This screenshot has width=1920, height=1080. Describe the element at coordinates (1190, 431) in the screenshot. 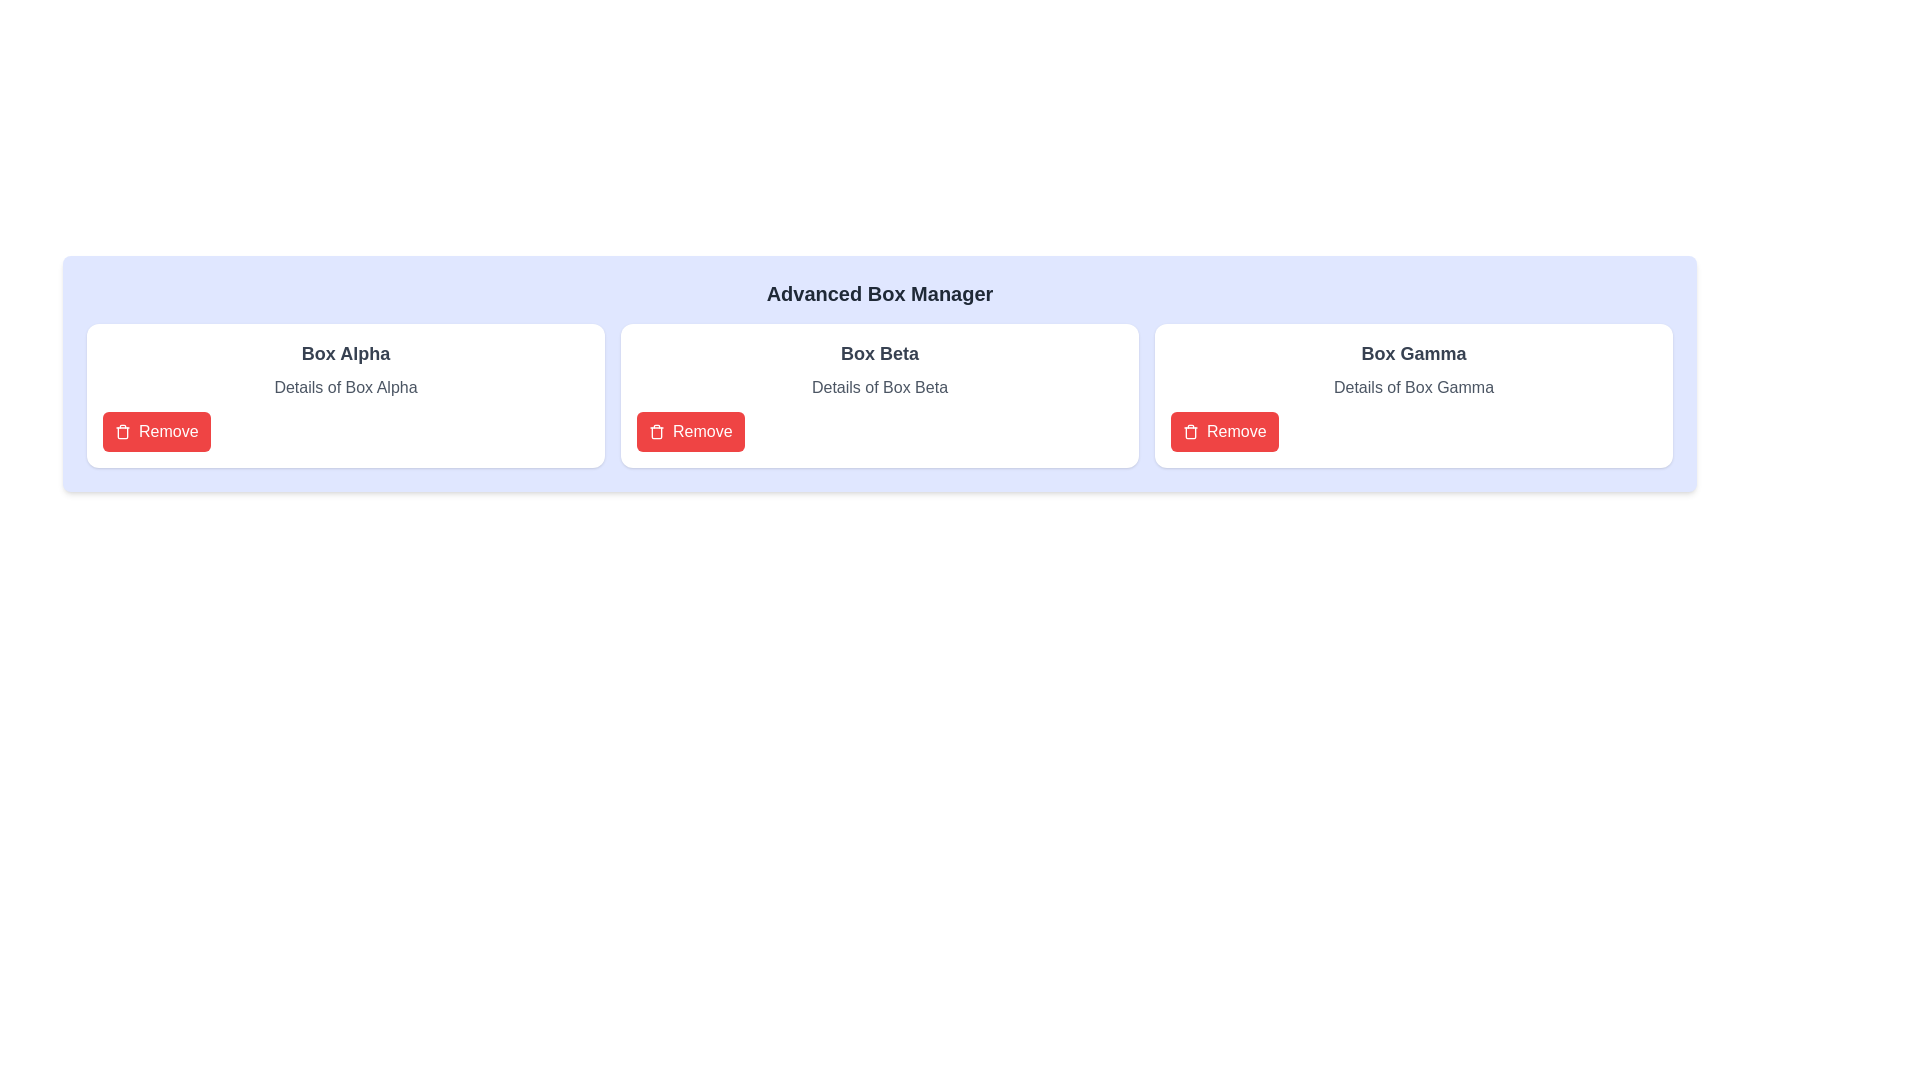

I see `the deletion icon within the 'Remove' button of the 'Box Beta' card` at that location.